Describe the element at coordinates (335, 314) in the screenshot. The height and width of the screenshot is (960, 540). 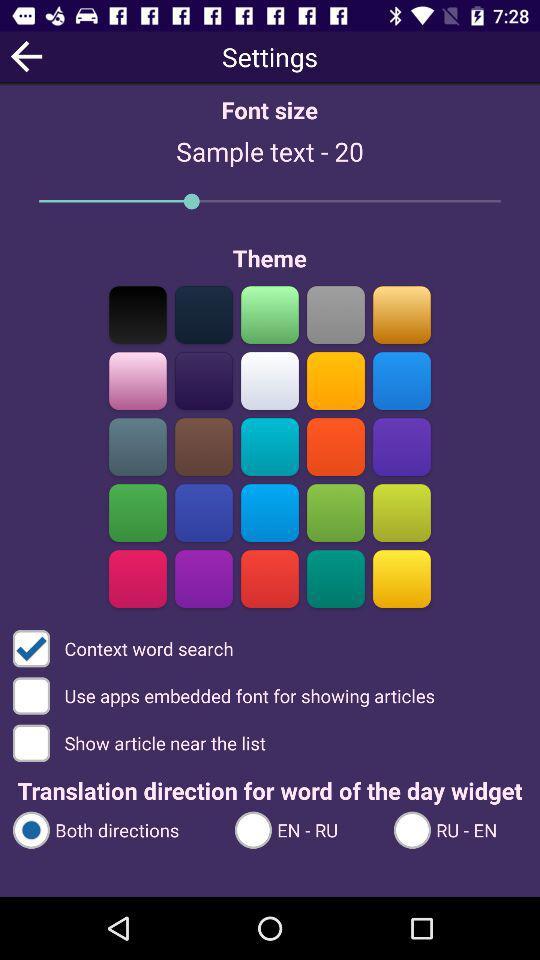
I see `theme color` at that location.